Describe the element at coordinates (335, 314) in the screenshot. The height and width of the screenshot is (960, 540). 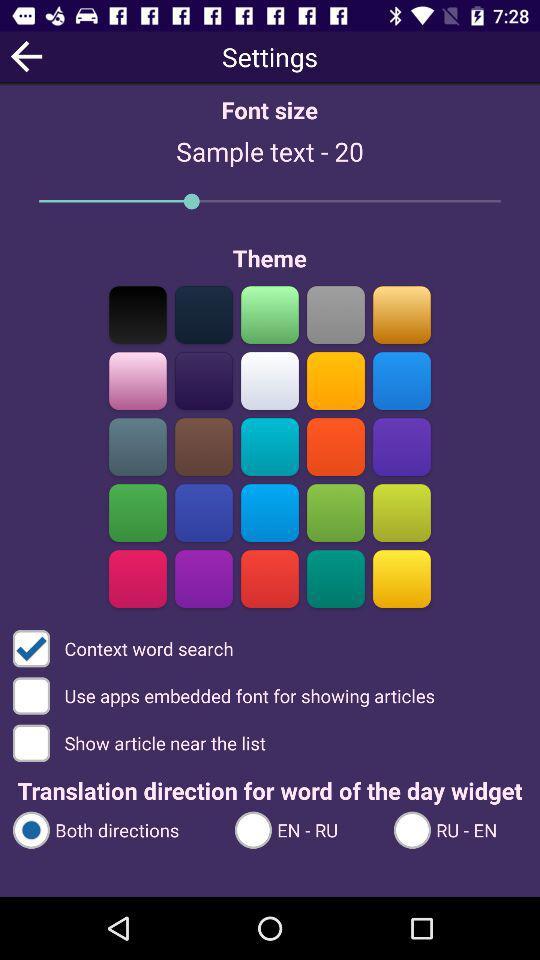
I see `theme color` at that location.